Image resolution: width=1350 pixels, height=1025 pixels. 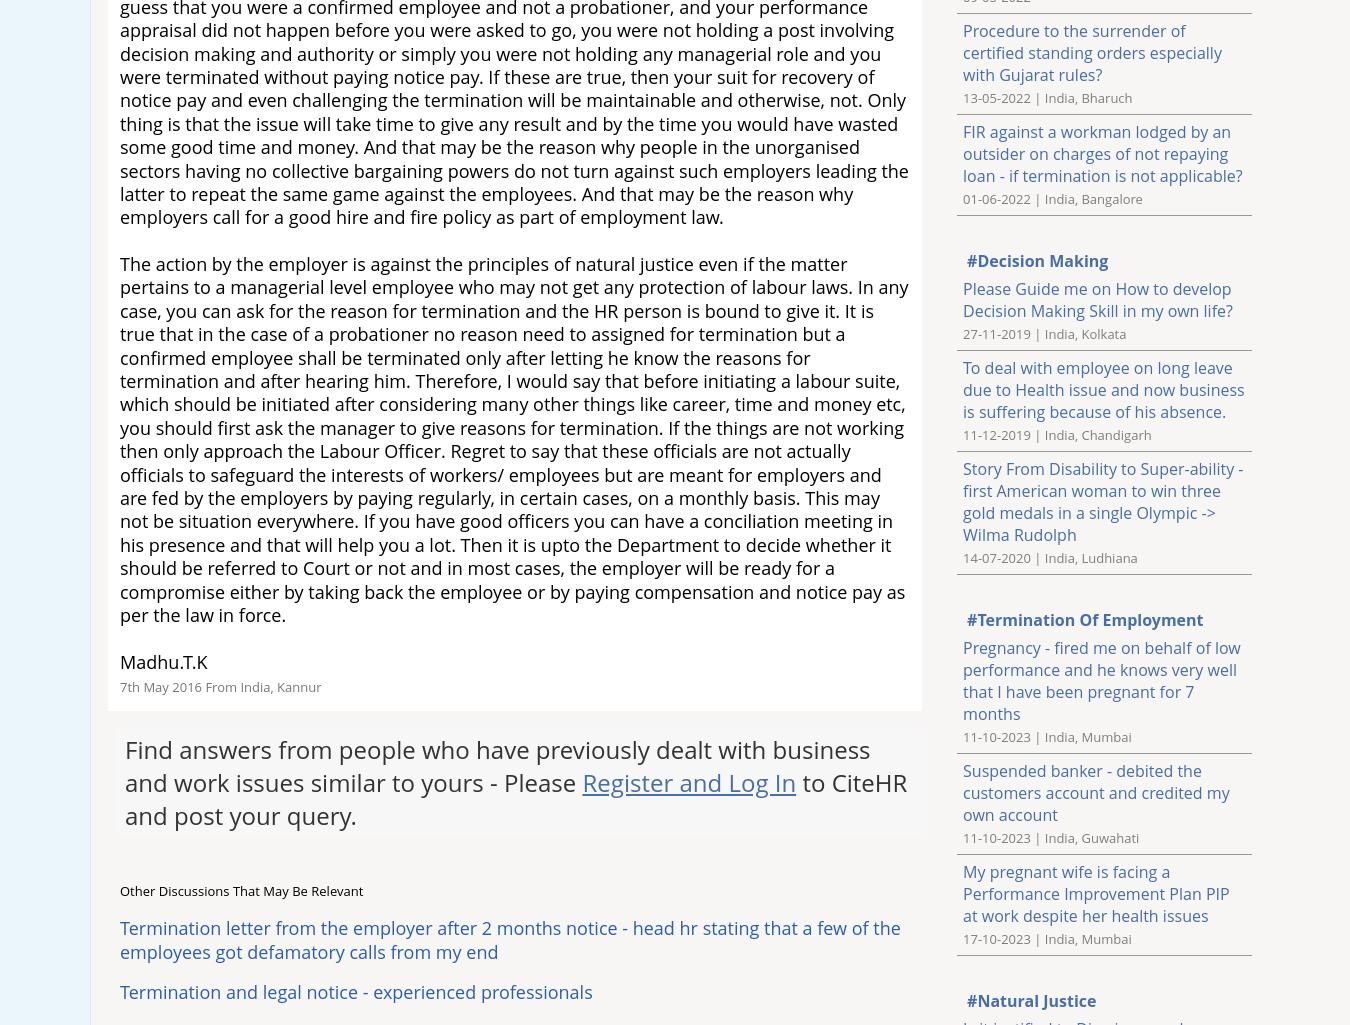 I want to click on 'Other Discussions That May Be Relevant', so click(x=240, y=890).